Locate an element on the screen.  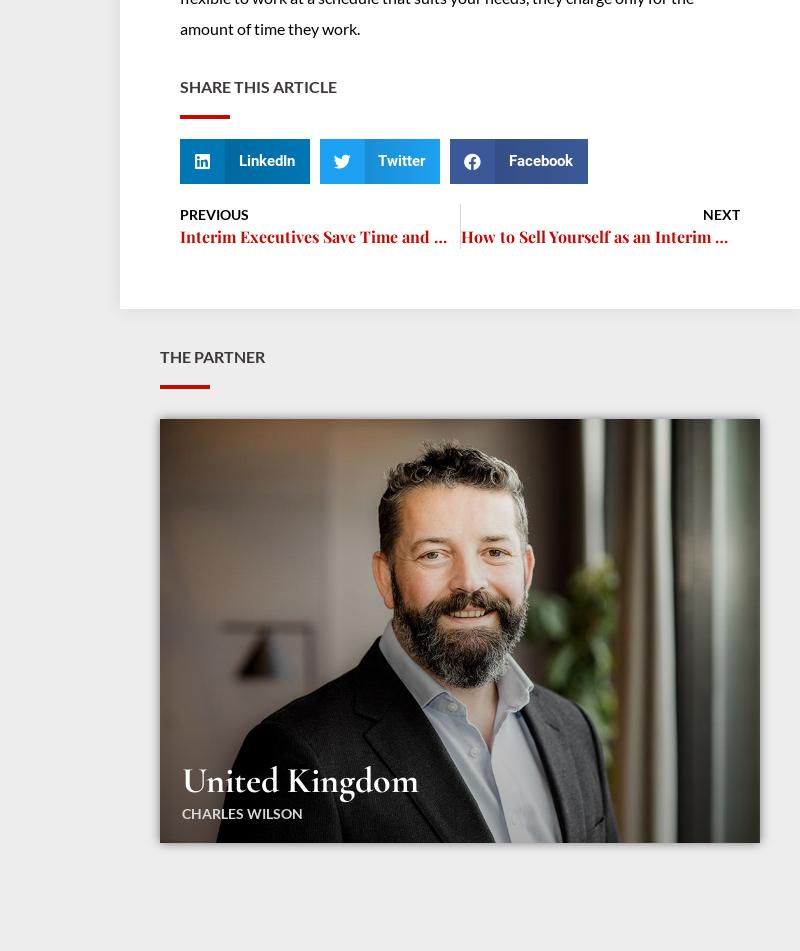
'Twitter' is located at coordinates (377, 159).